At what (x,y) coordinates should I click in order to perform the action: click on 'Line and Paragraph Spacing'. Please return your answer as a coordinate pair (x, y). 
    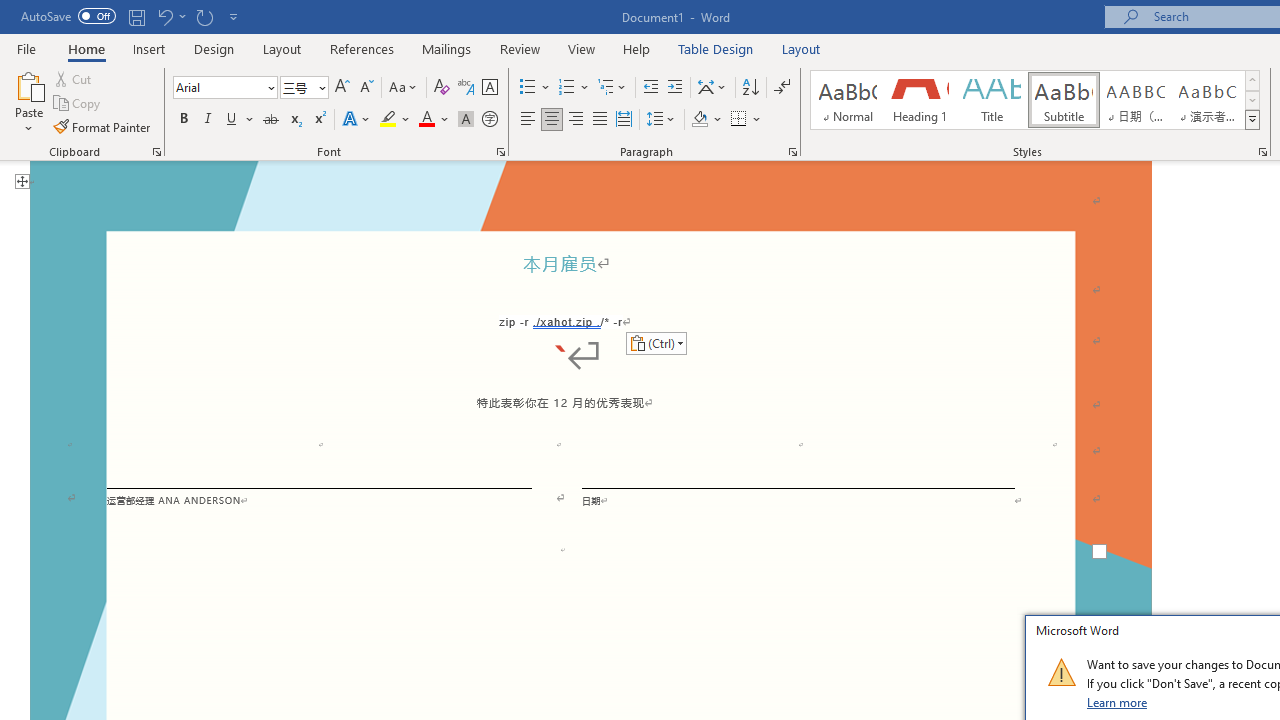
    Looking at the image, I should click on (661, 119).